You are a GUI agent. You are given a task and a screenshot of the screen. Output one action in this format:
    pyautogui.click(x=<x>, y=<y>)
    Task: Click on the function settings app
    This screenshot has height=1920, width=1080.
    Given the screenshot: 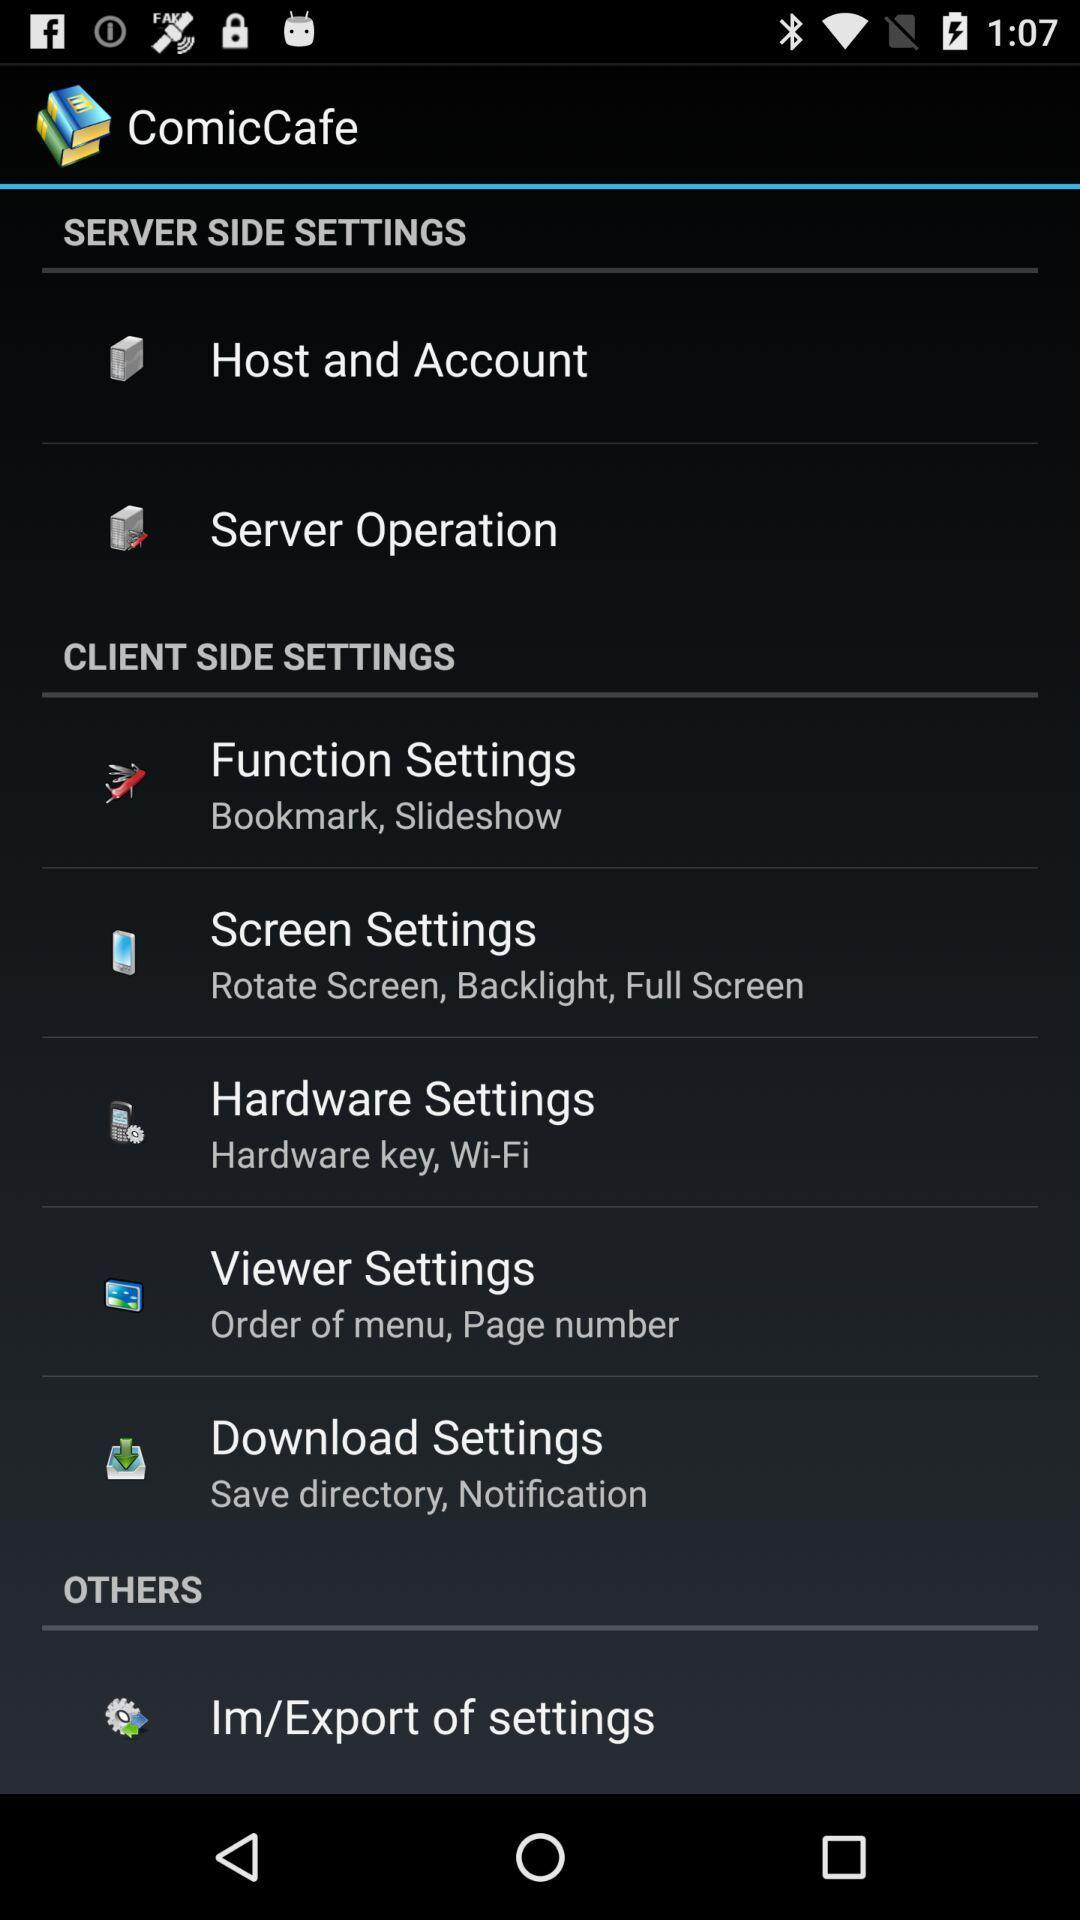 What is the action you would take?
    pyautogui.click(x=393, y=756)
    